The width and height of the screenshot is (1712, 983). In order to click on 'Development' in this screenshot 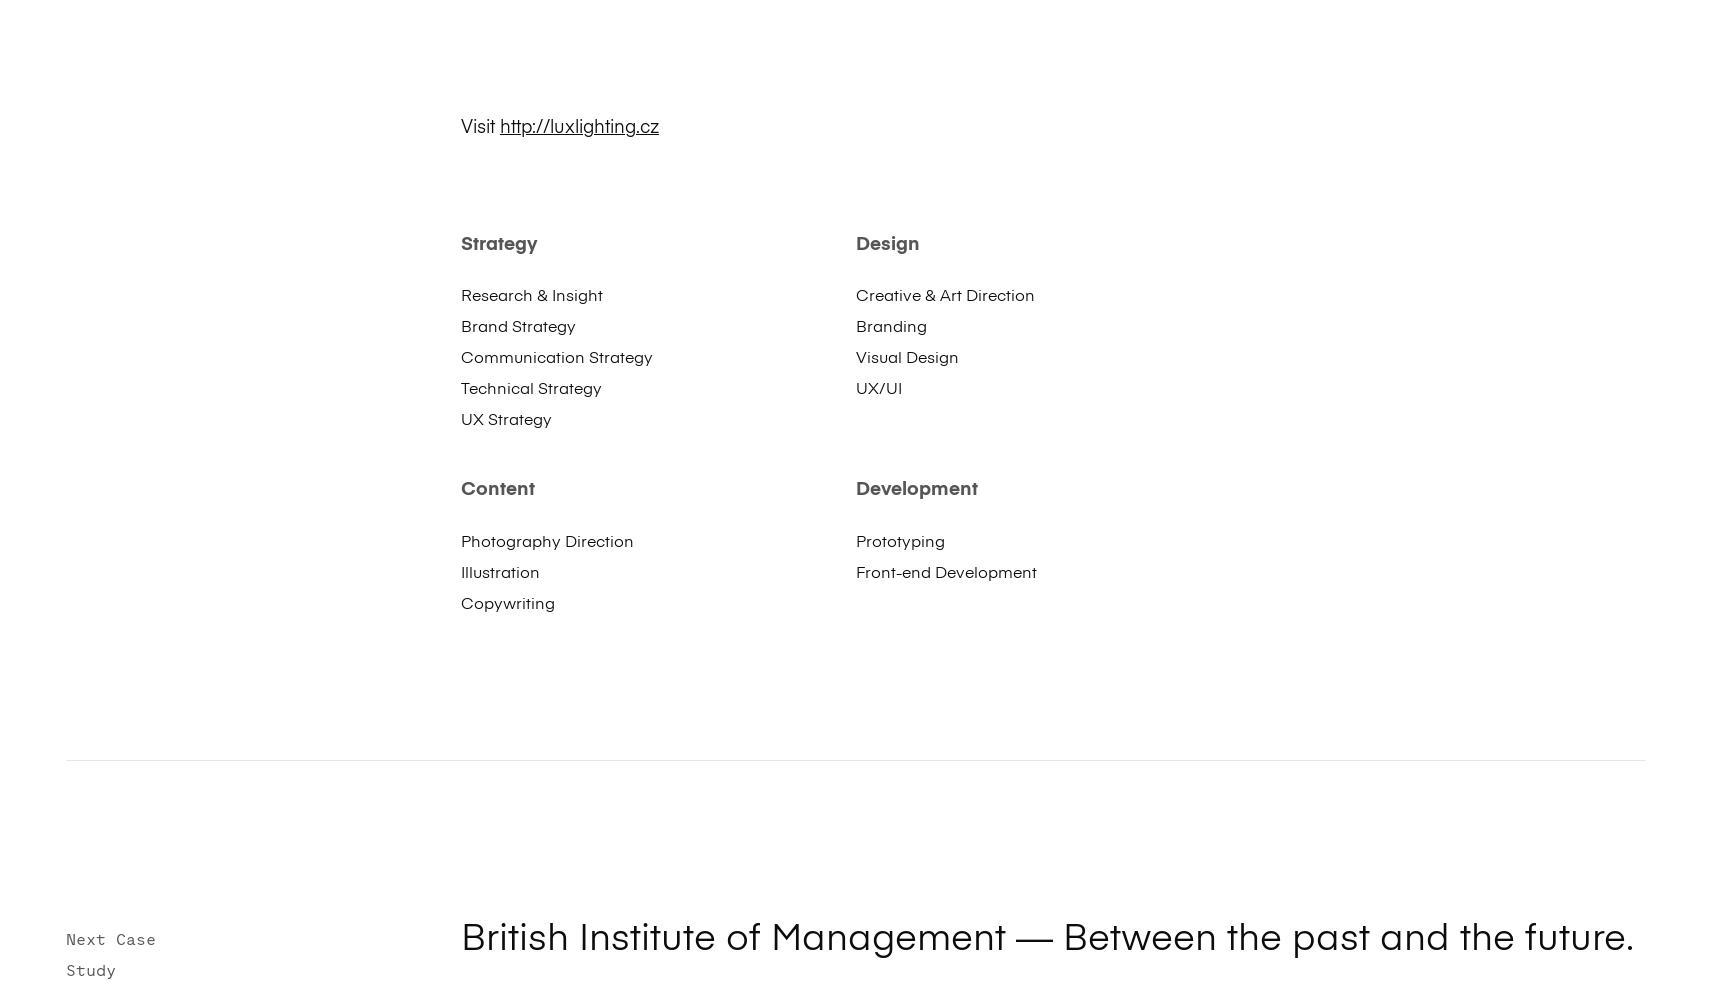, I will do `click(915, 488)`.